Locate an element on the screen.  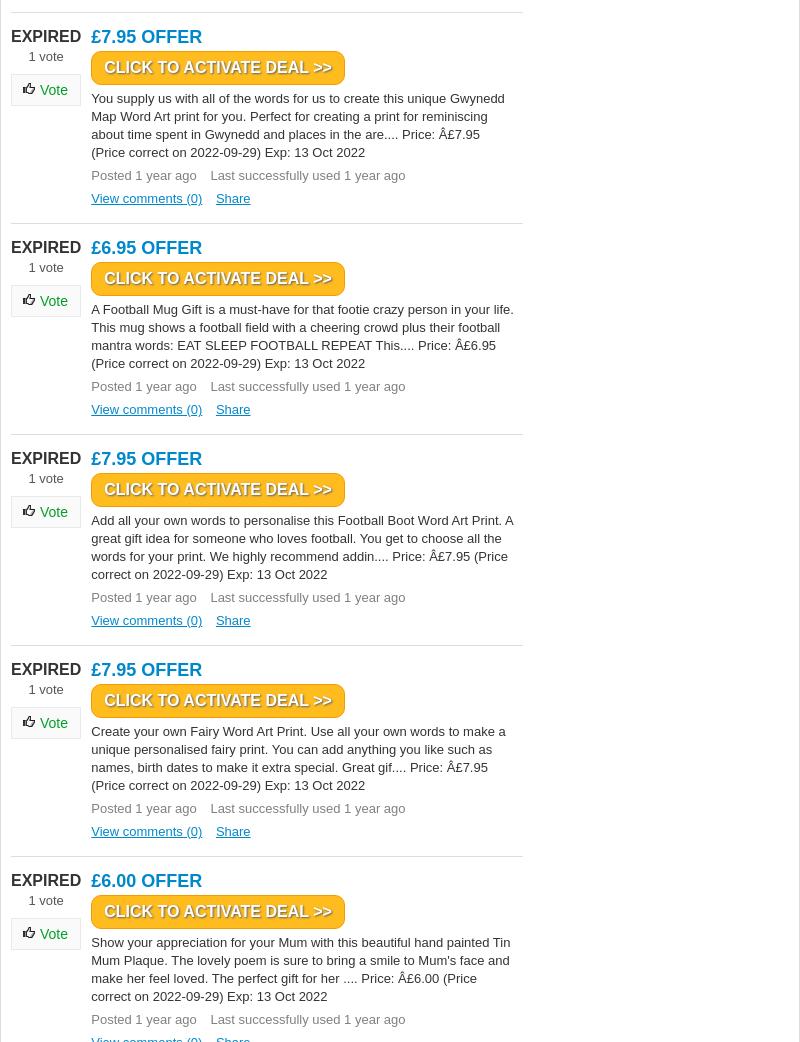
'You supply us with all of the words for us to create this unique Gwynedd Map Word Art print for you. Perfect for creating a print for reminiscing about time spent in Gwynedd and places in the are.... Price: Â£7.95 (Price correct on 2022-09-29) Exp: 13 Oct 2022' is located at coordinates (297, 125).